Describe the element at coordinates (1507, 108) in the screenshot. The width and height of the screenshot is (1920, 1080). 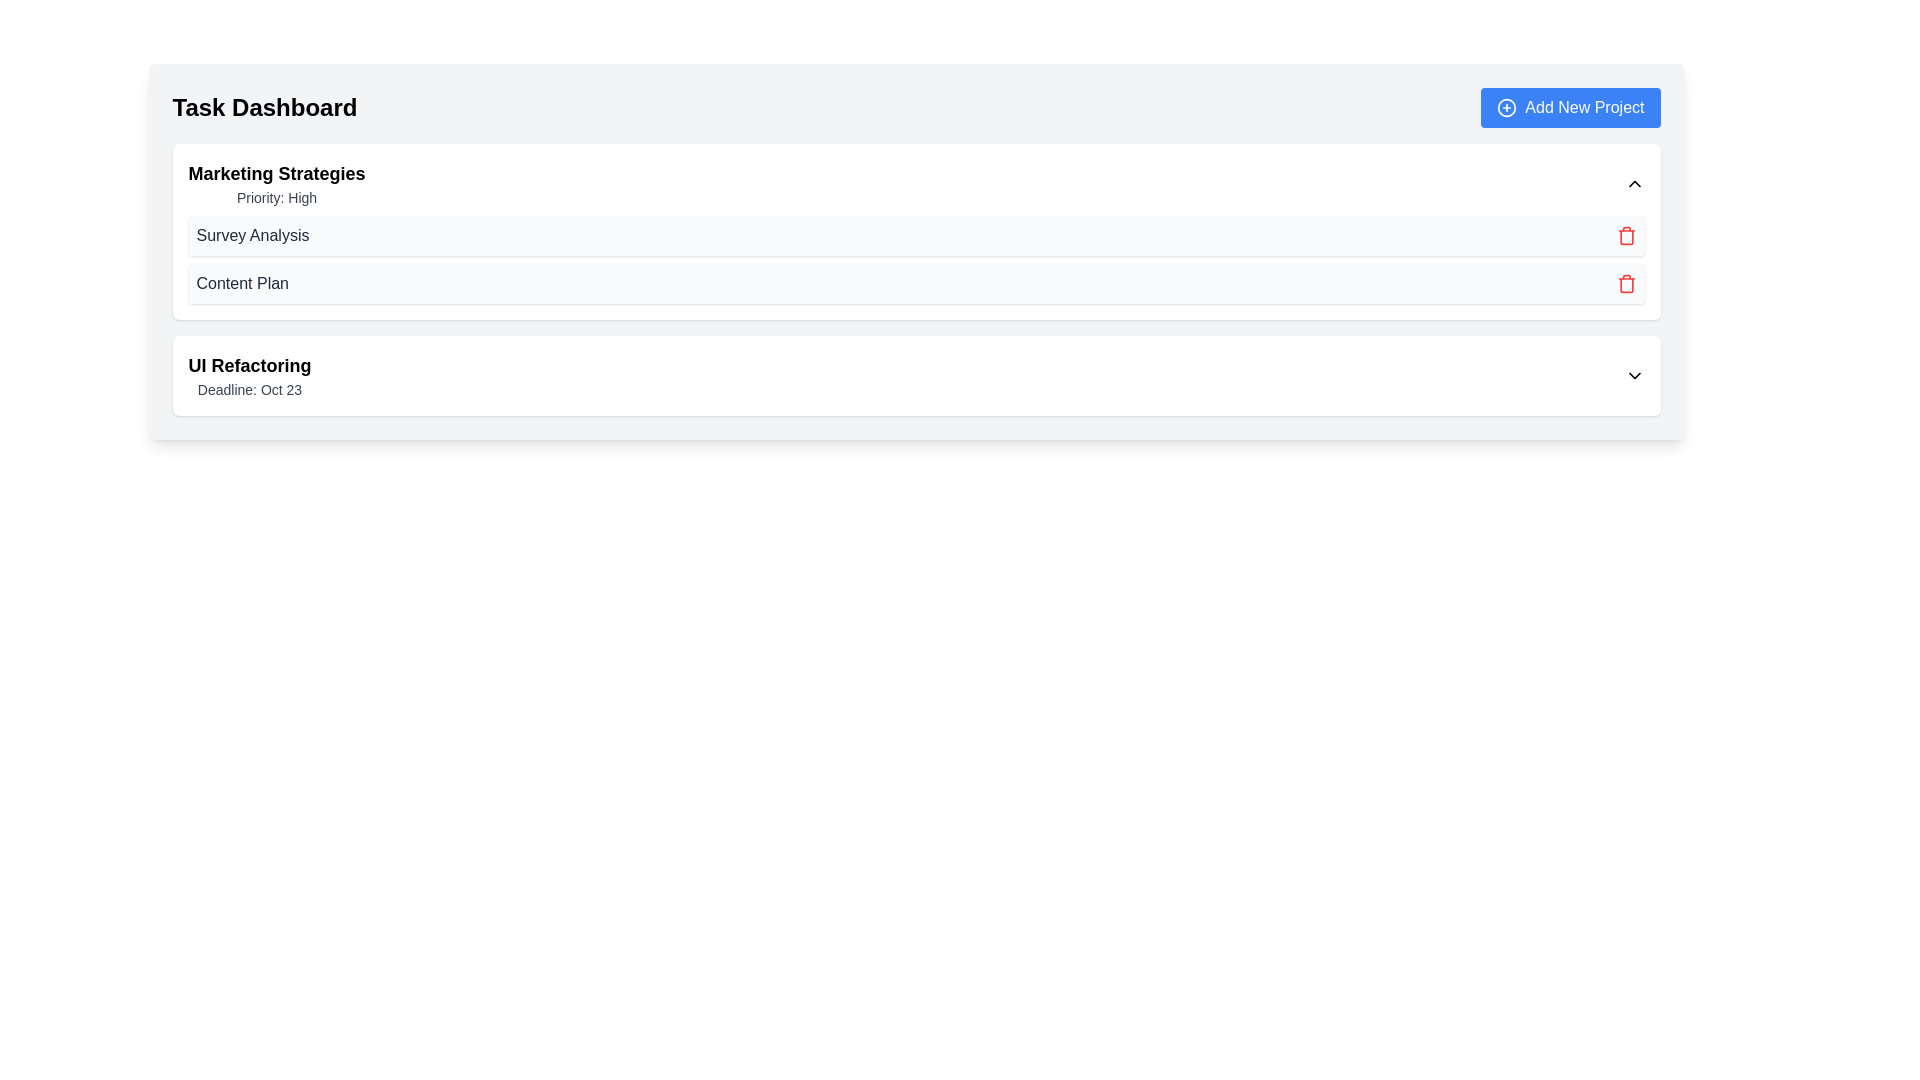
I see `the icon located just left of the 'Add New Project' button` at that location.